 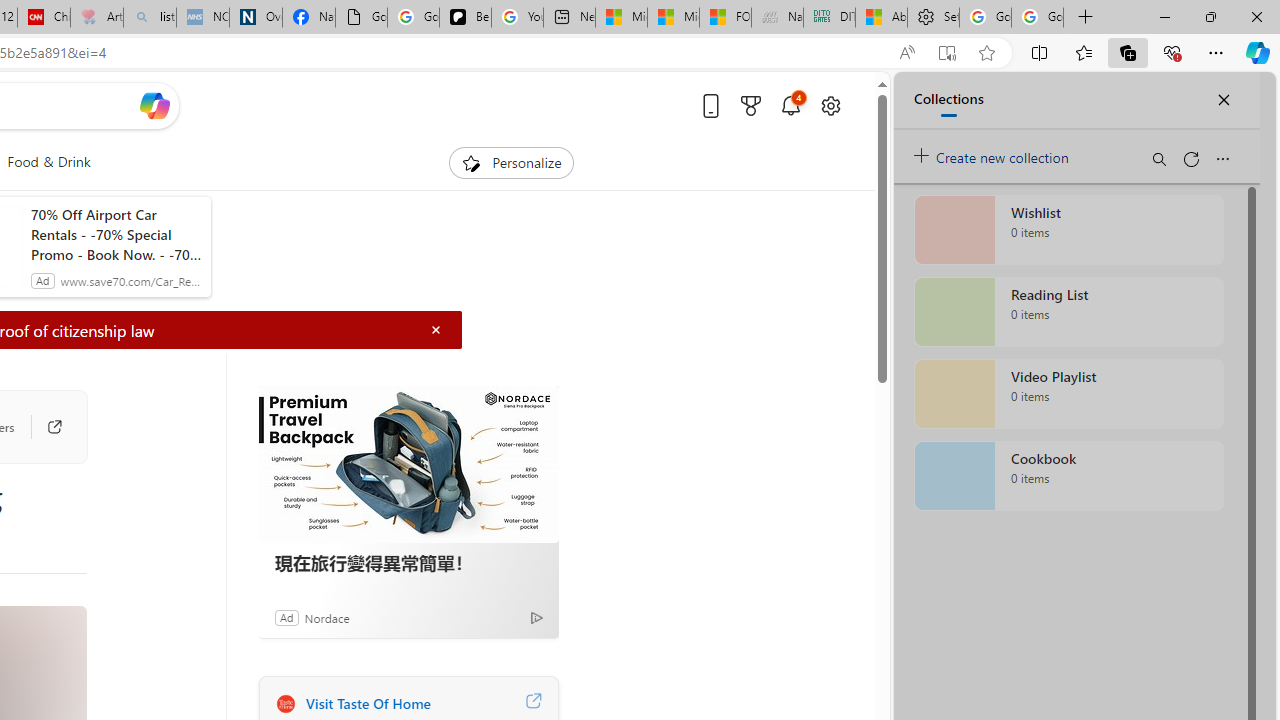 What do you see at coordinates (829, 17) in the screenshot?
I see `'DITOGAMES AG Imprint'` at bounding box center [829, 17].